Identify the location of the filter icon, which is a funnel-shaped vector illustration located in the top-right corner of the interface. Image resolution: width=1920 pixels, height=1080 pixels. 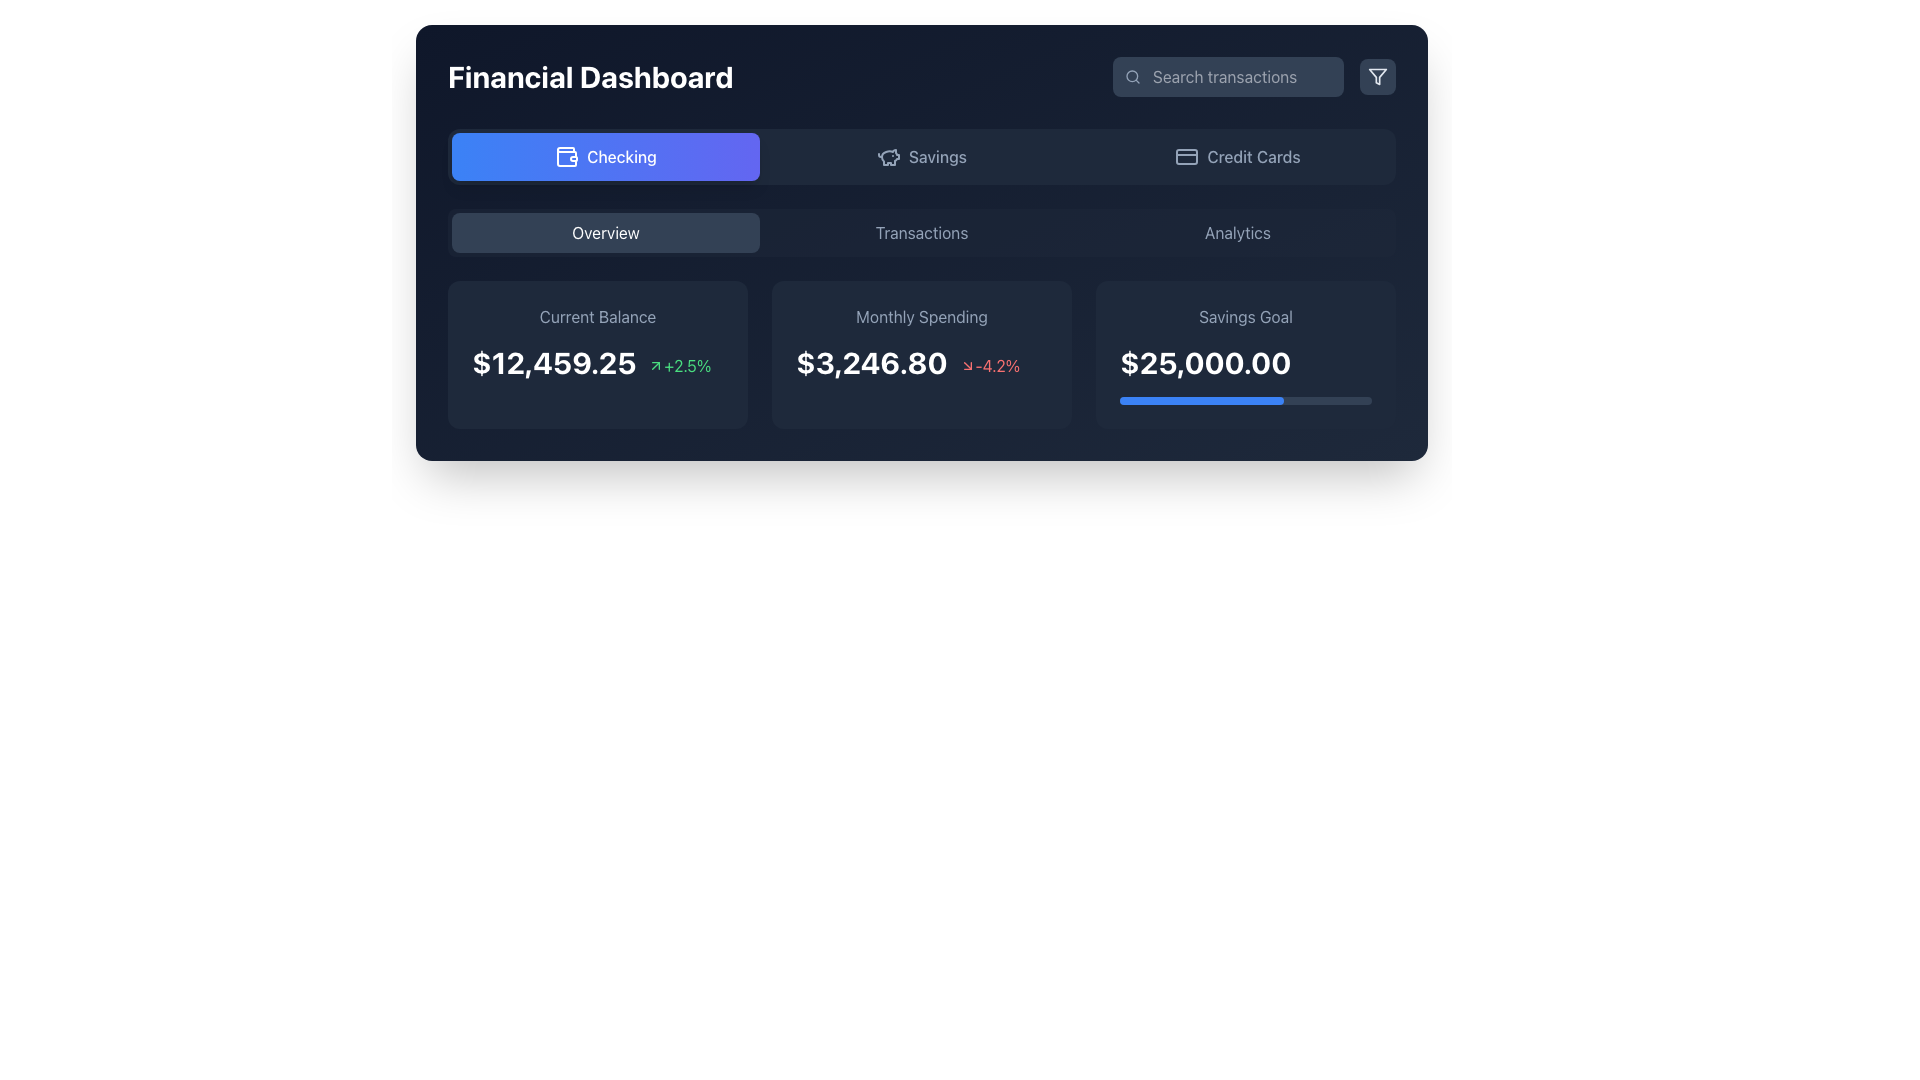
(1376, 76).